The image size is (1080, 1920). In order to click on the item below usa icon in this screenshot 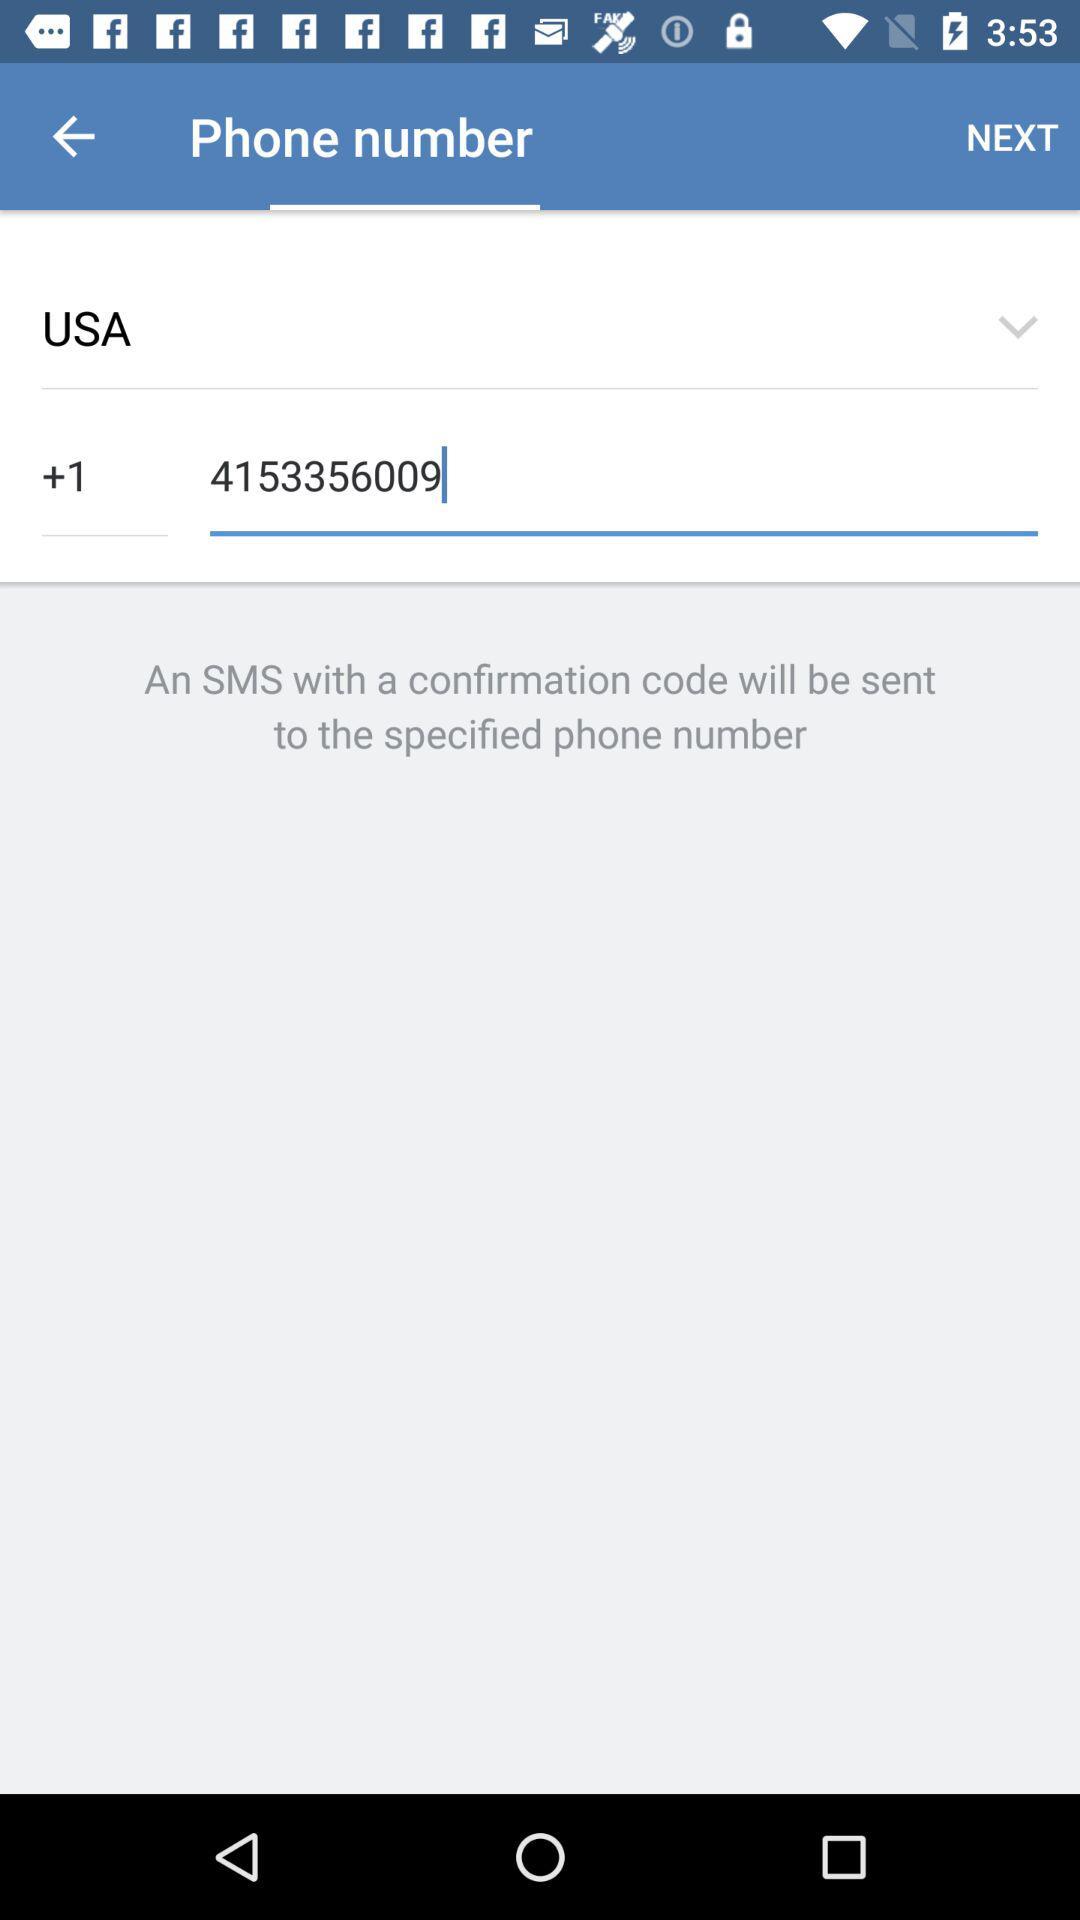, I will do `click(104, 472)`.